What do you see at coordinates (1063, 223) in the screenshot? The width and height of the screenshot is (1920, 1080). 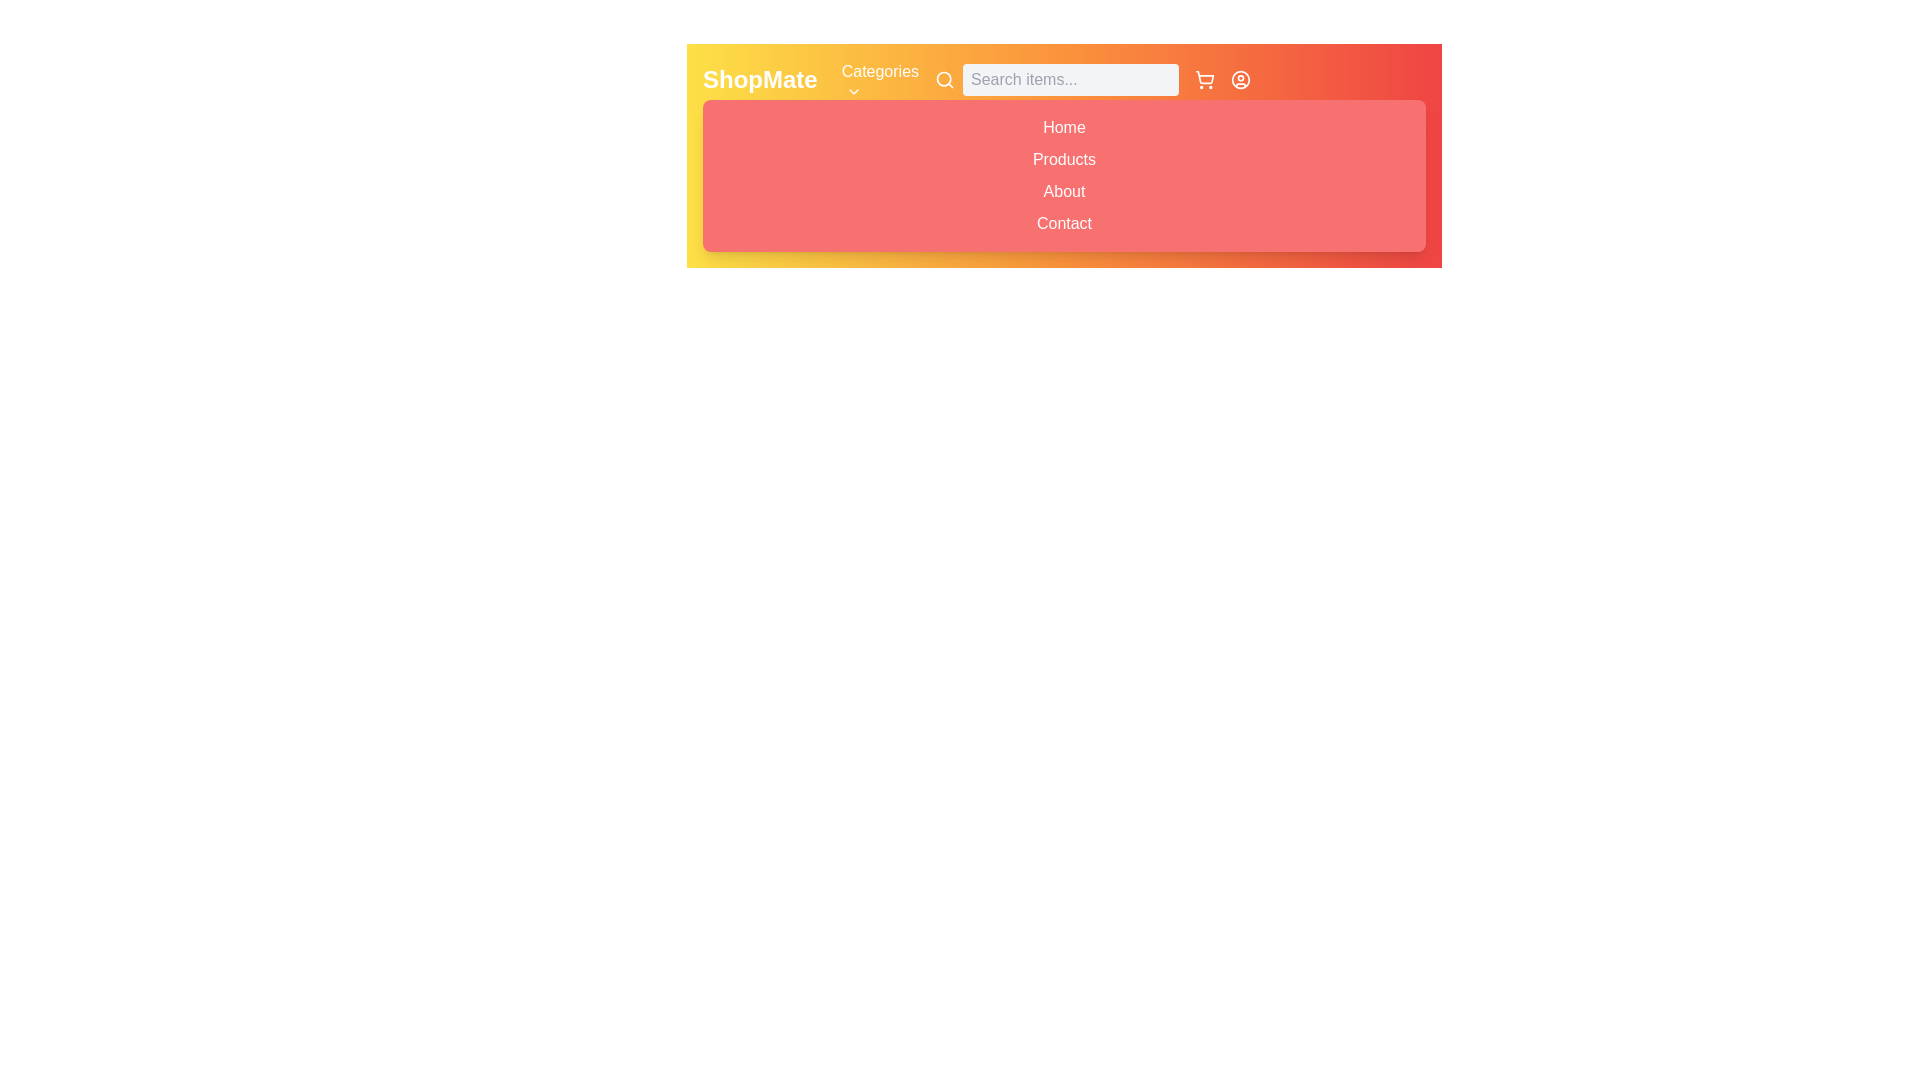 I see `the 'Contact' text hyperlink, which is the fourth item in a vertical list` at bounding box center [1063, 223].